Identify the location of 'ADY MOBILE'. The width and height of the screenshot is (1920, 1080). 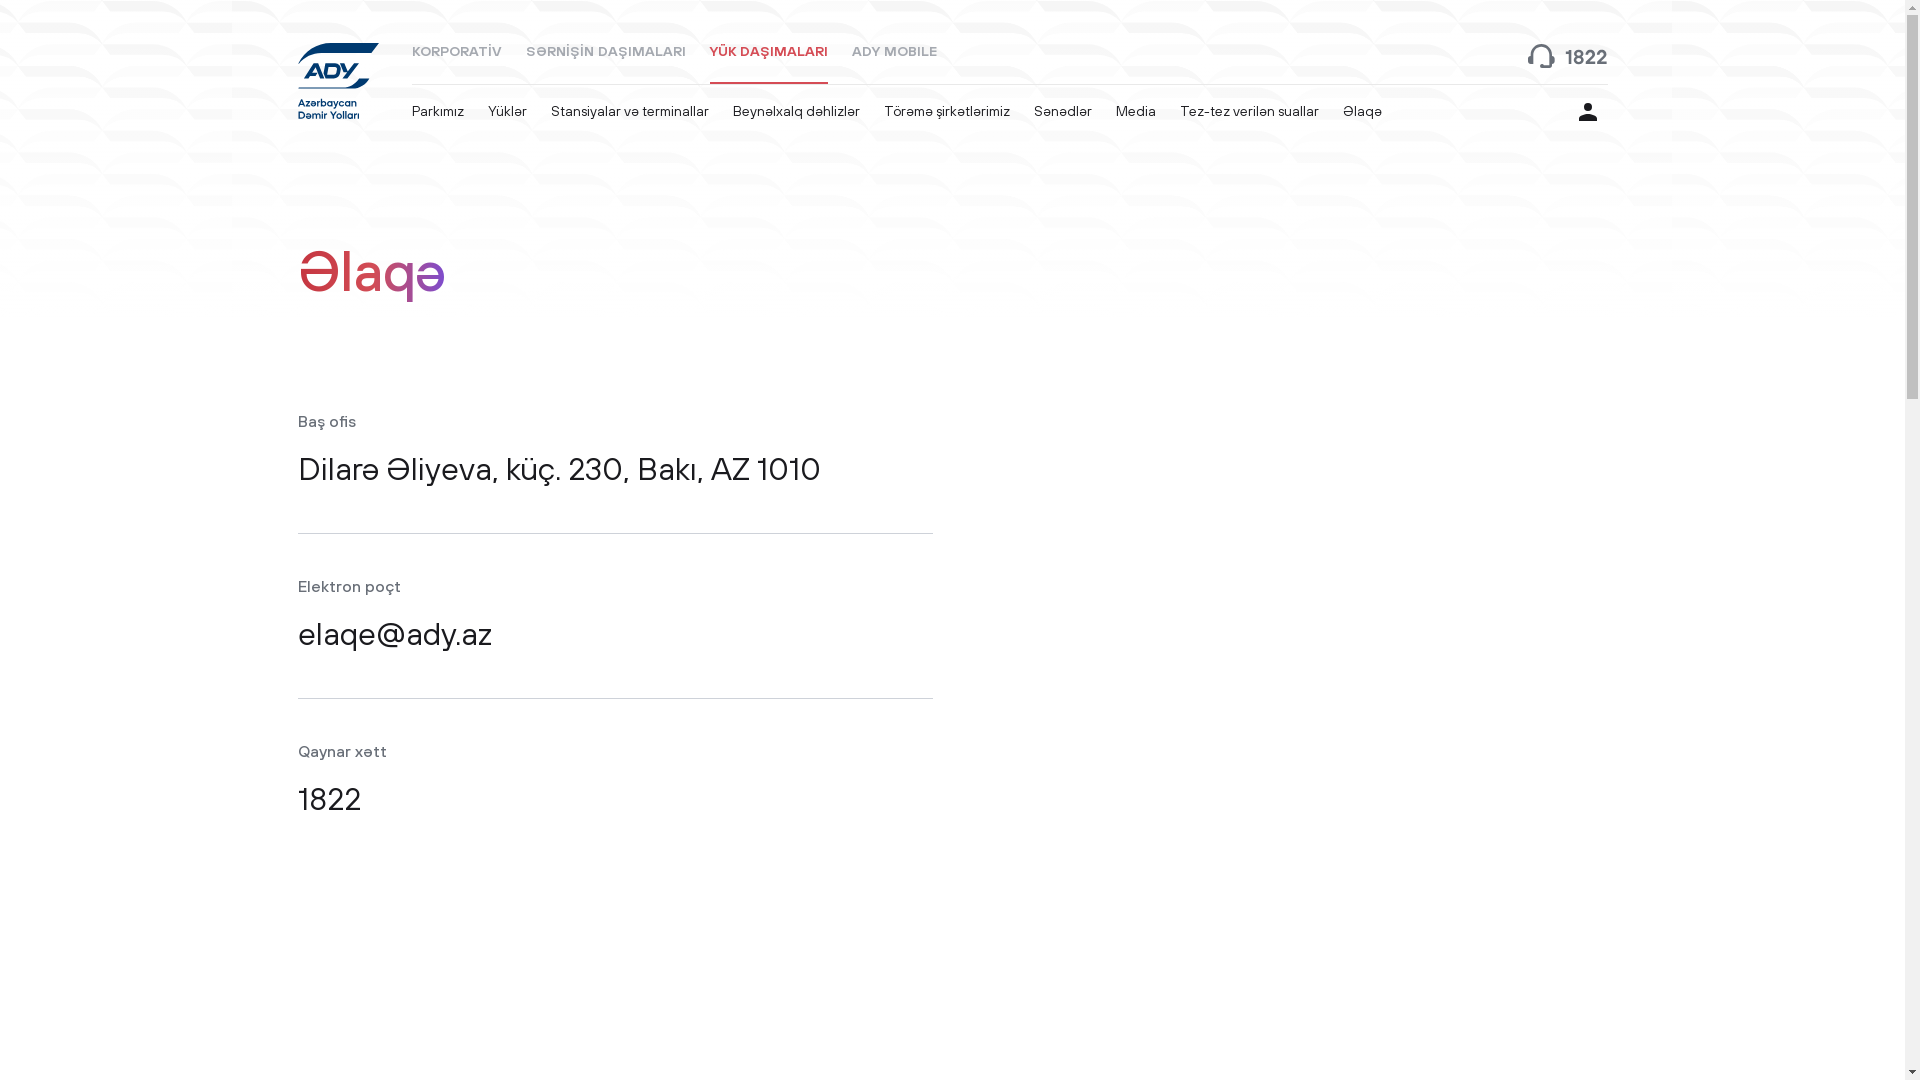
(893, 49).